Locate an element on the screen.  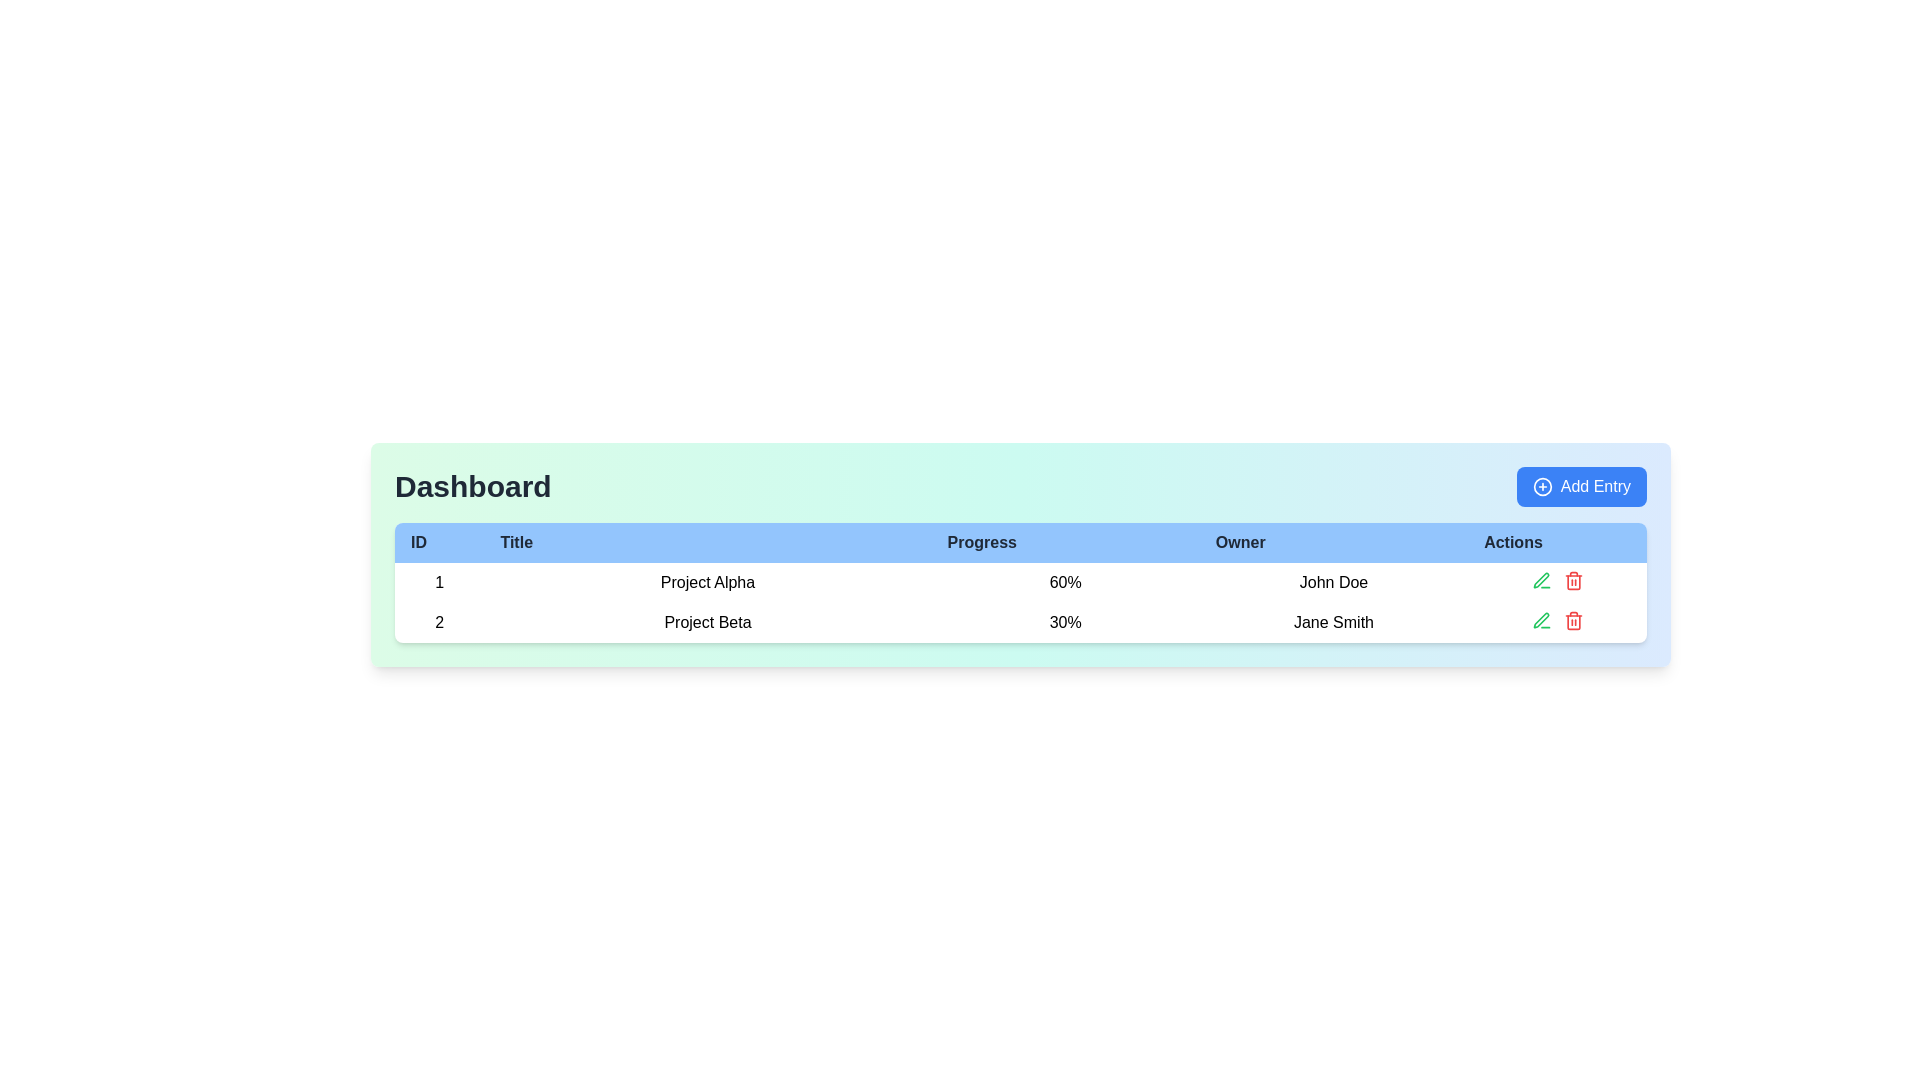
the red trash can icon in the 'Actions' column of the second row is located at coordinates (1572, 581).